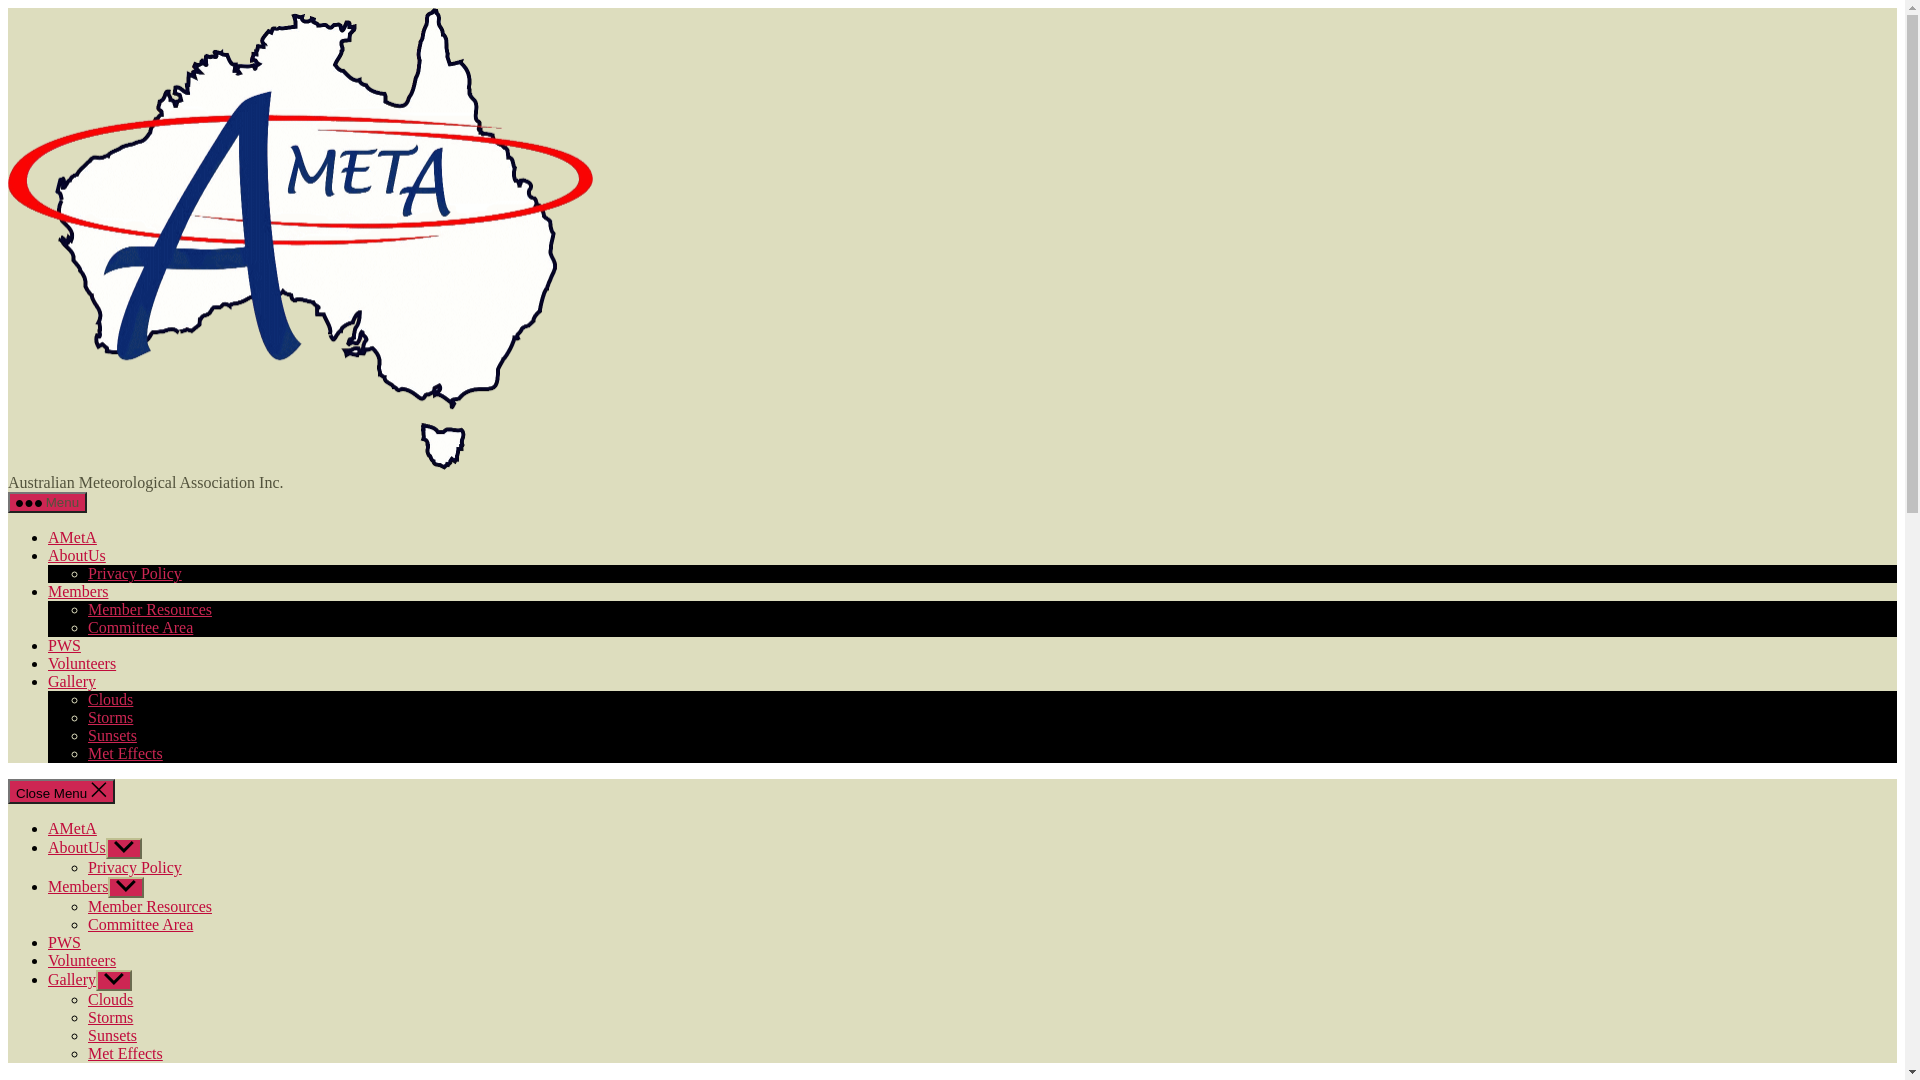 This screenshot has height=1080, width=1920. I want to click on 'Show sub menu', so click(113, 979).